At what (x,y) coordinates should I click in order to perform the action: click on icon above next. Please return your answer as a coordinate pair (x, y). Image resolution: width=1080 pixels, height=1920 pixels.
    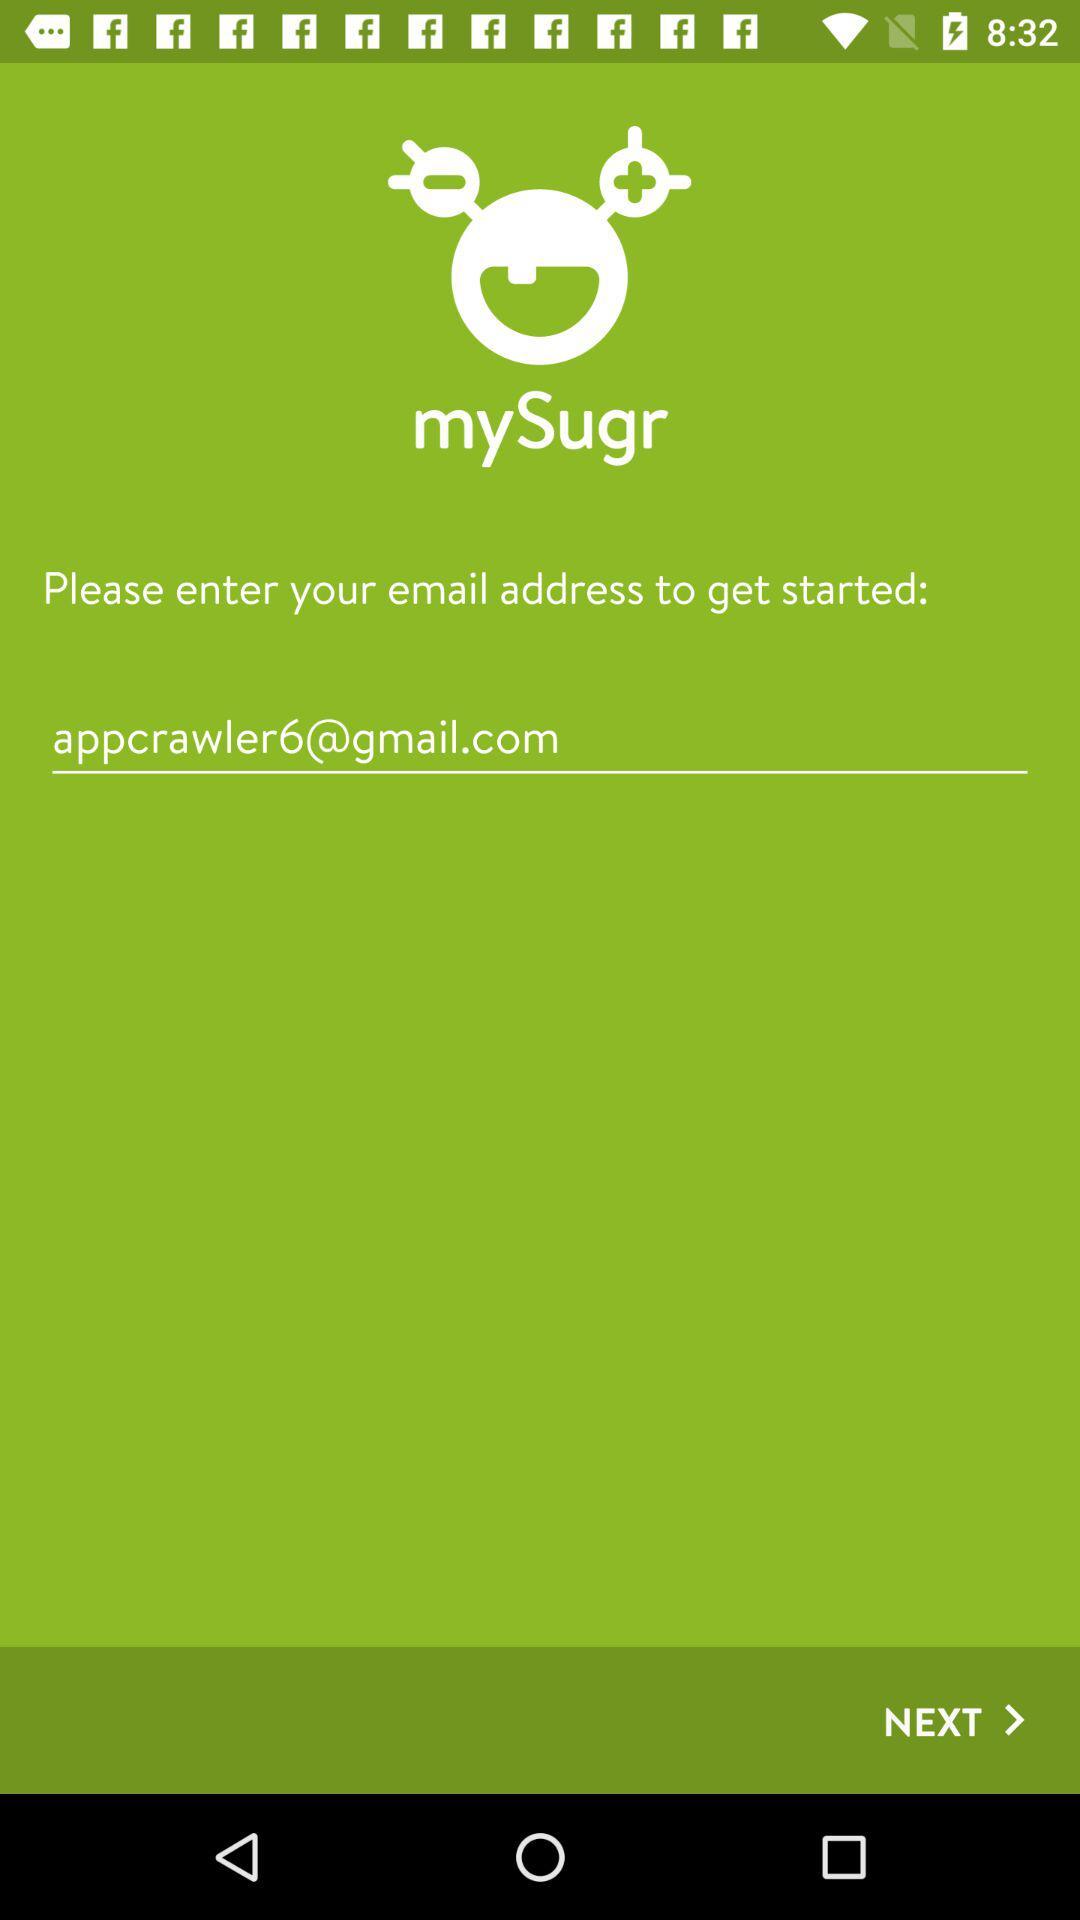
    Looking at the image, I should click on (540, 734).